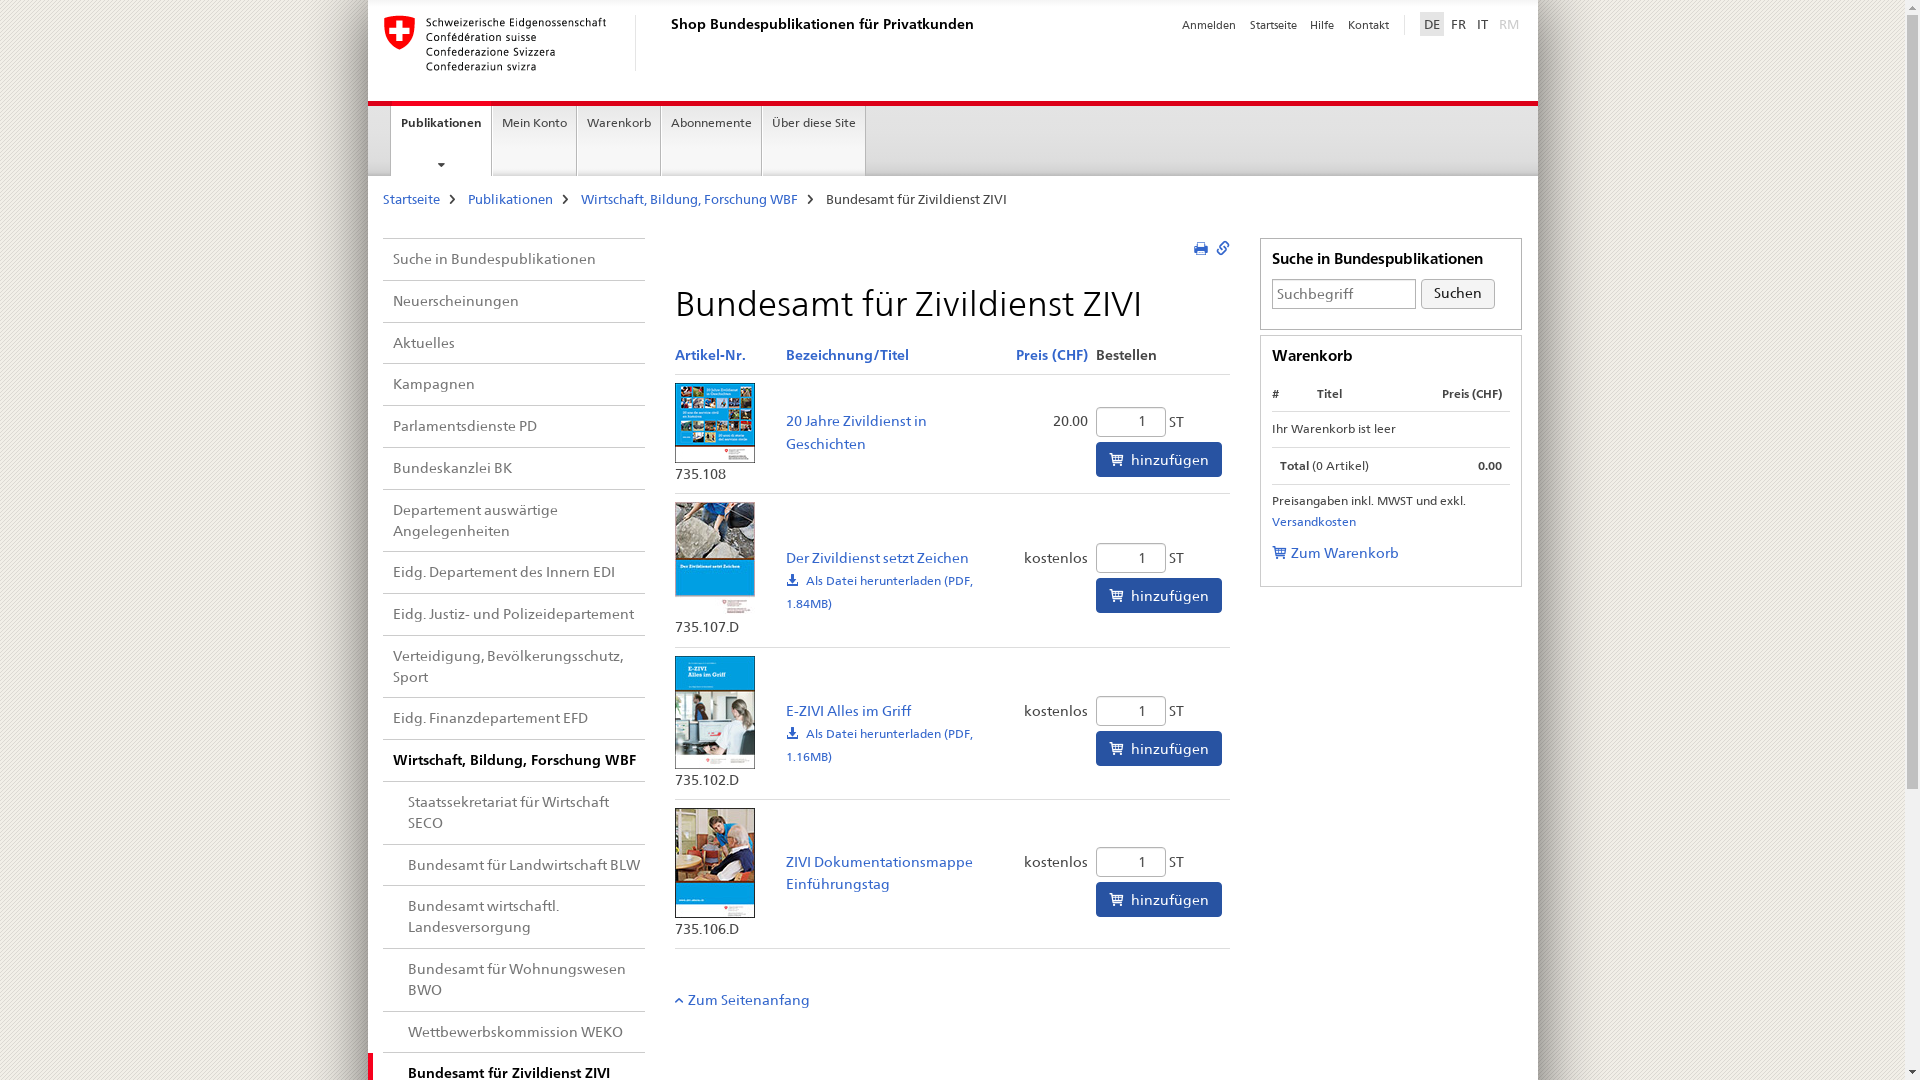 Image resolution: width=1920 pixels, height=1080 pixels. What do you see at coordinates (382, 468) in the screenshot?
I see `'Bundeskanzlei BK'` at bounding box center [382, 468].